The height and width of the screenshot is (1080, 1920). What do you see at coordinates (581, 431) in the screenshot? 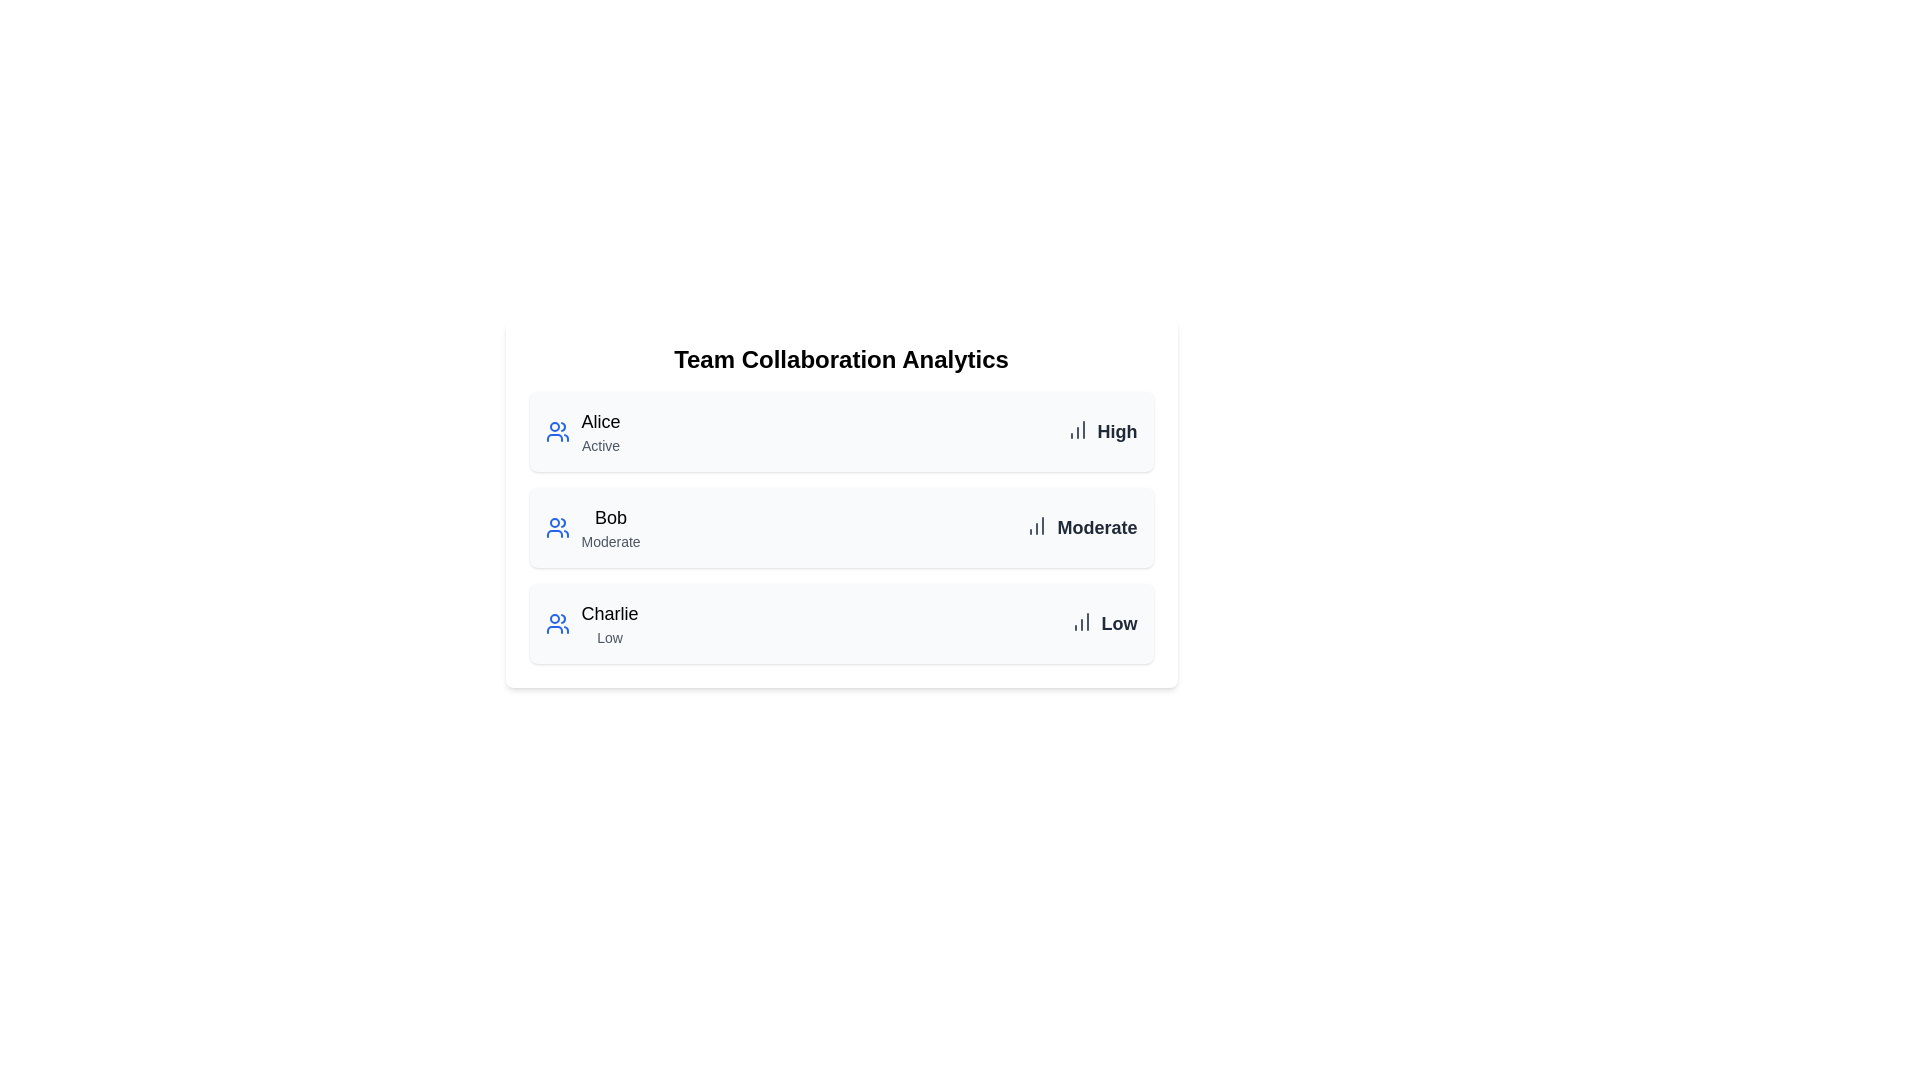
I see `the user item Alice from the list` at bounding box center [581, 431].